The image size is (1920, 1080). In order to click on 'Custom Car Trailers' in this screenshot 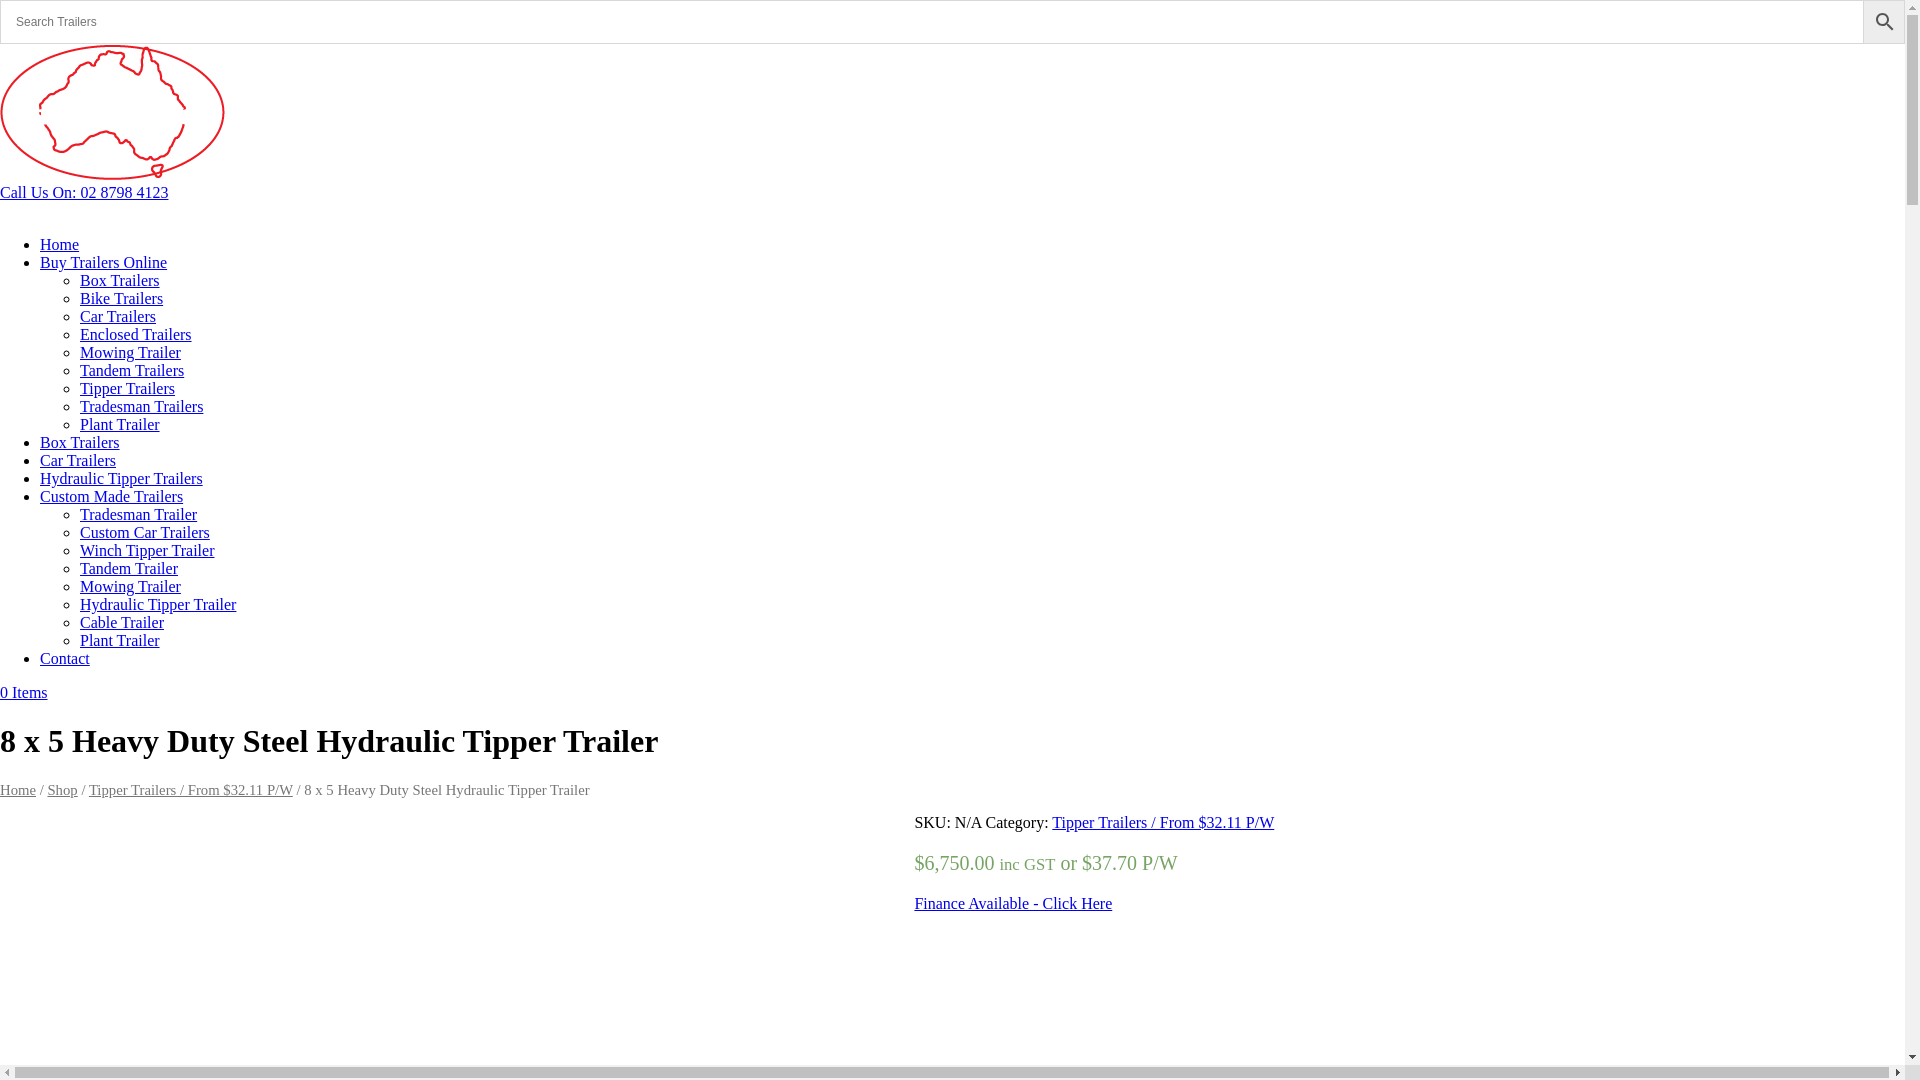, I will do `click(143, 531)`.